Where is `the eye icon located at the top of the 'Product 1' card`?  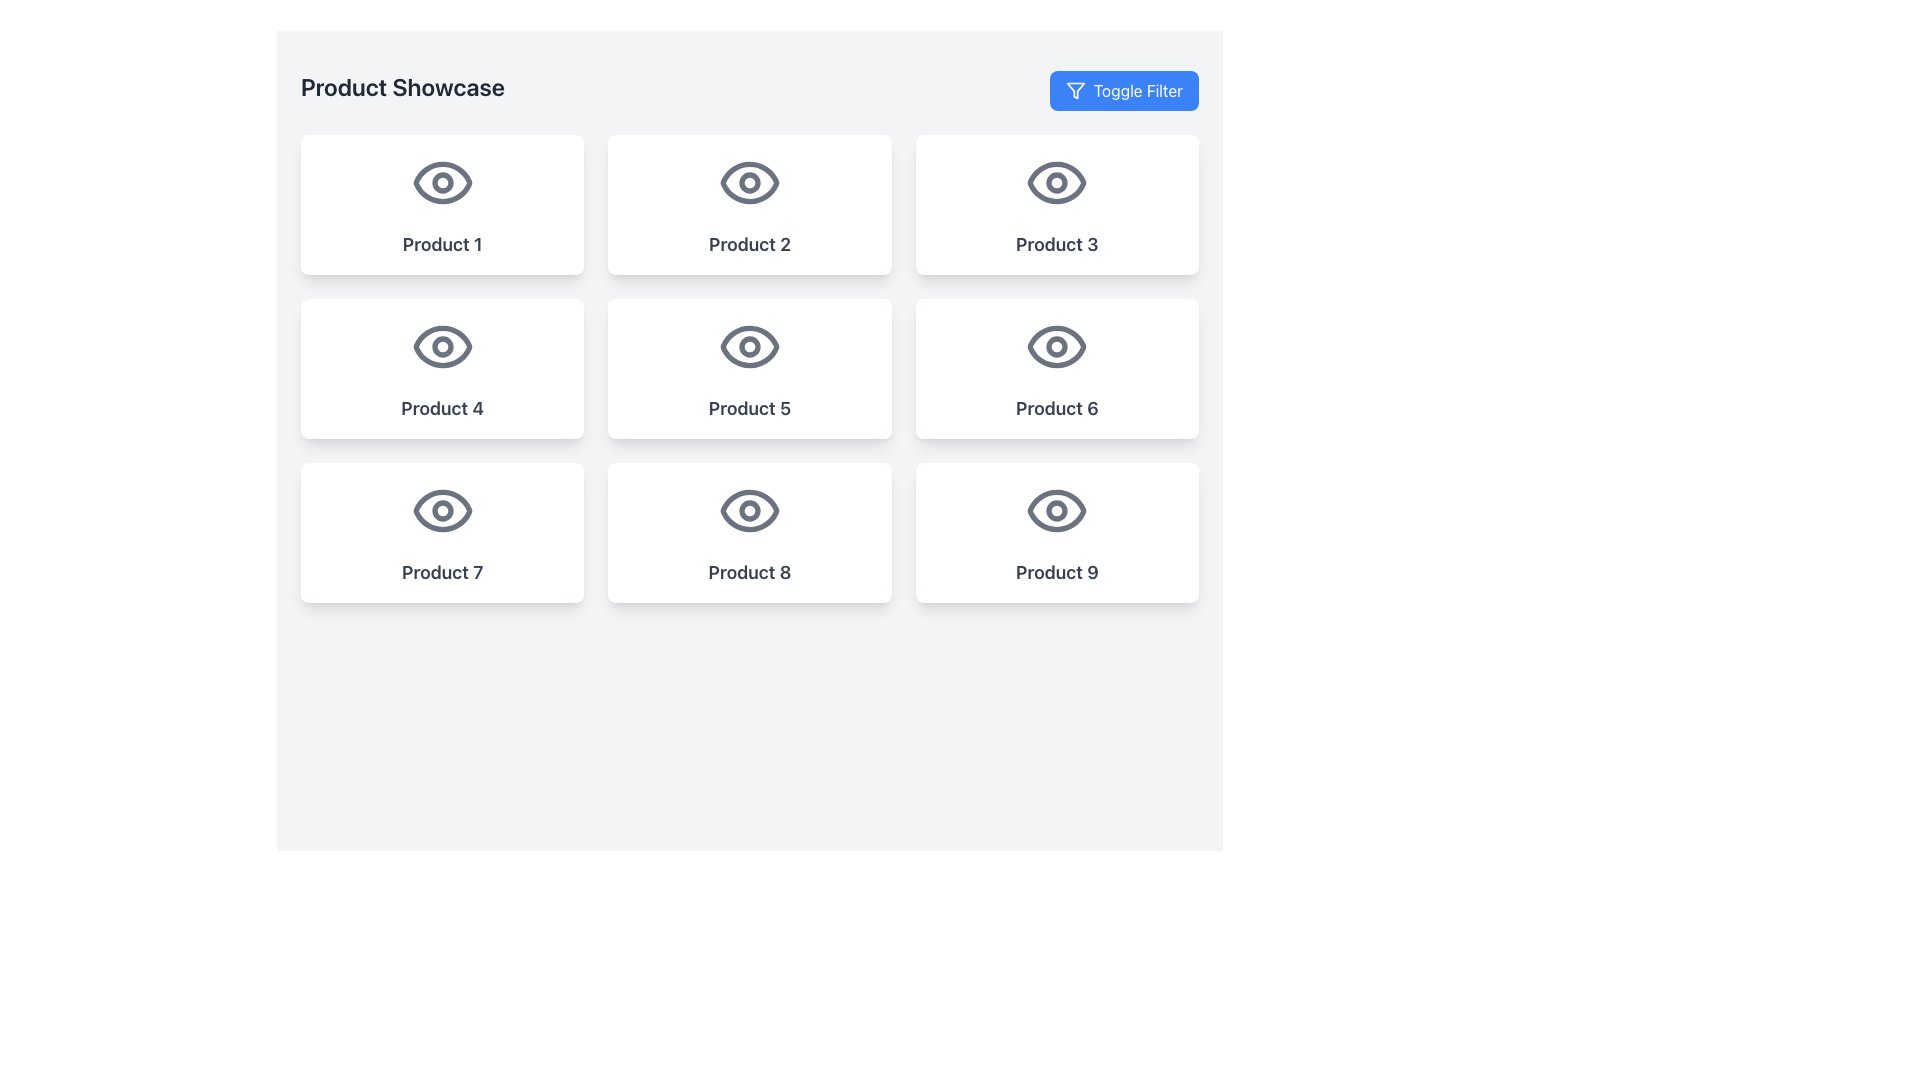 the eye icon located at the top of the 'Product 1' card is located at coordinates (441, 182).